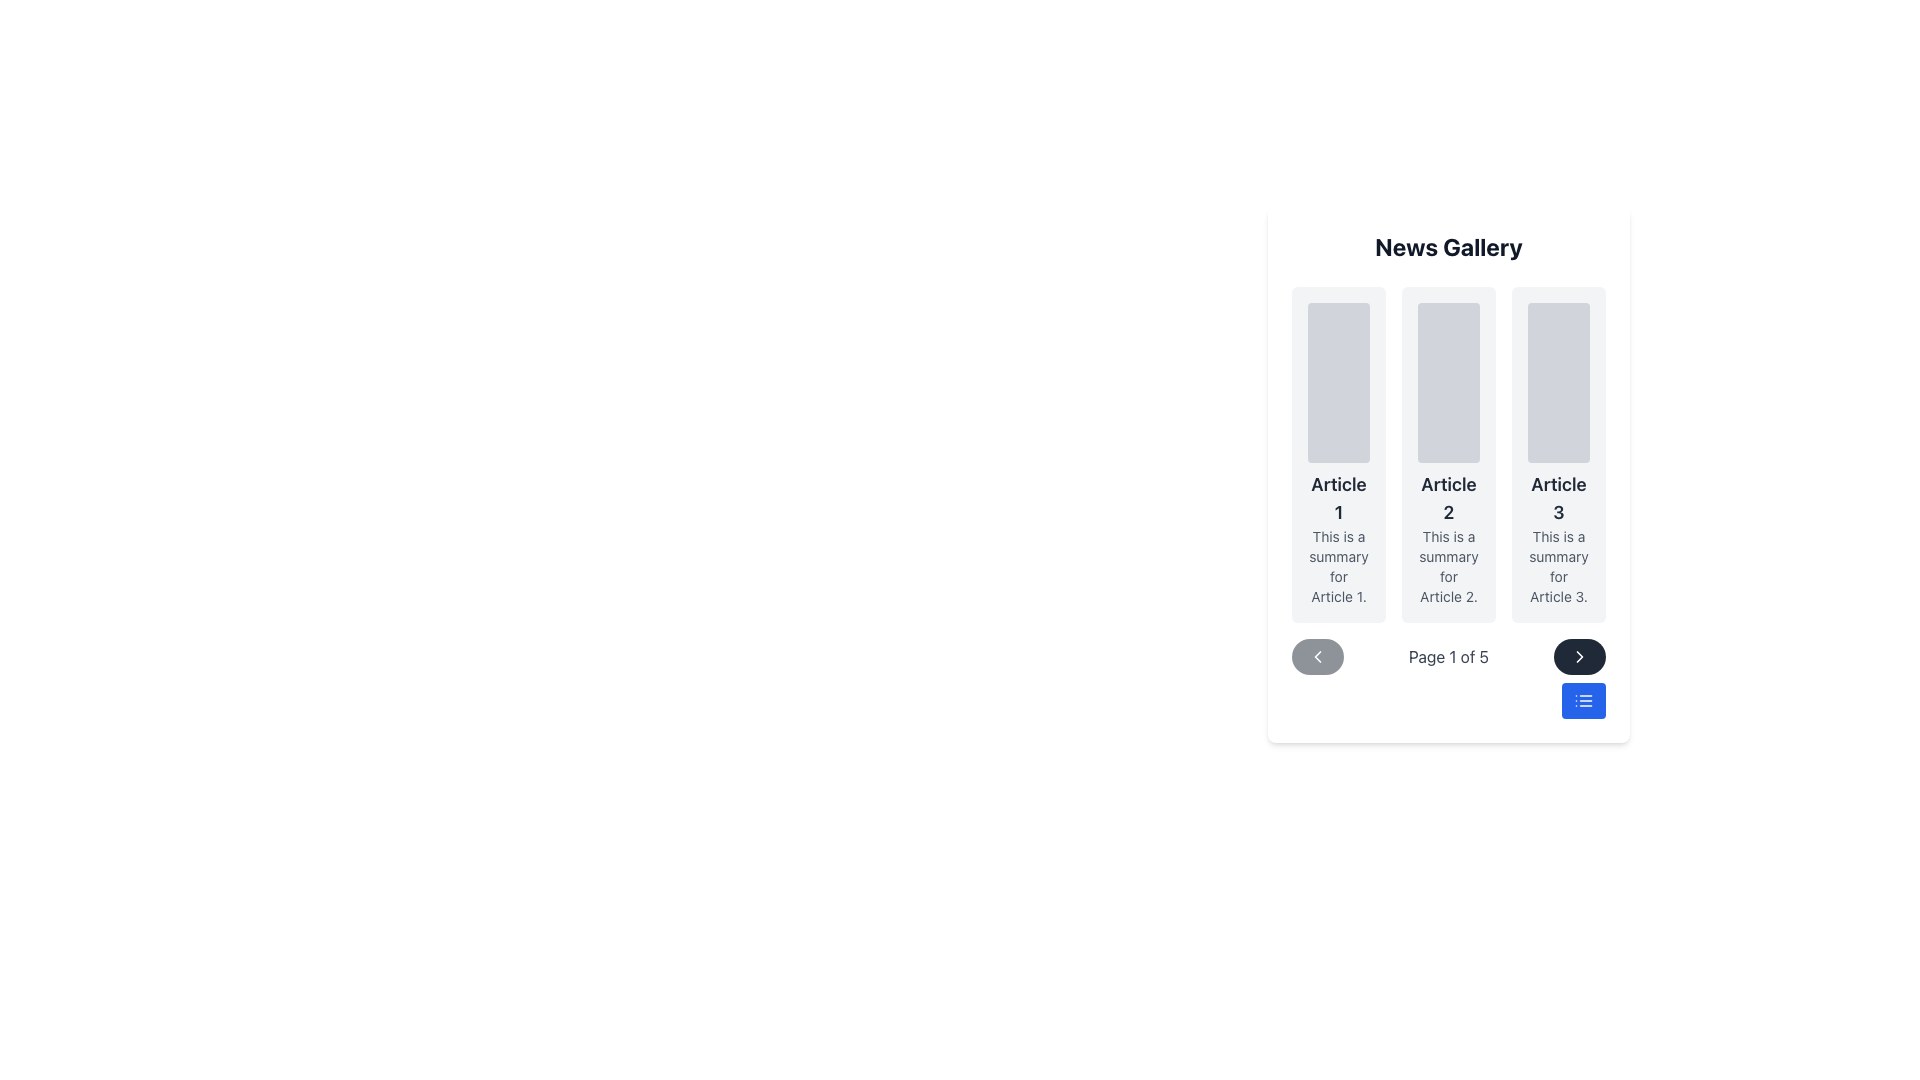 The width and height of the screenshot is (1920, 1080). What do you see at coordinates (1558, 455) in the screenshot?
I see `the informational card located at the far right of the 'News Gallery' grid` at bounding box center [1558, 455].